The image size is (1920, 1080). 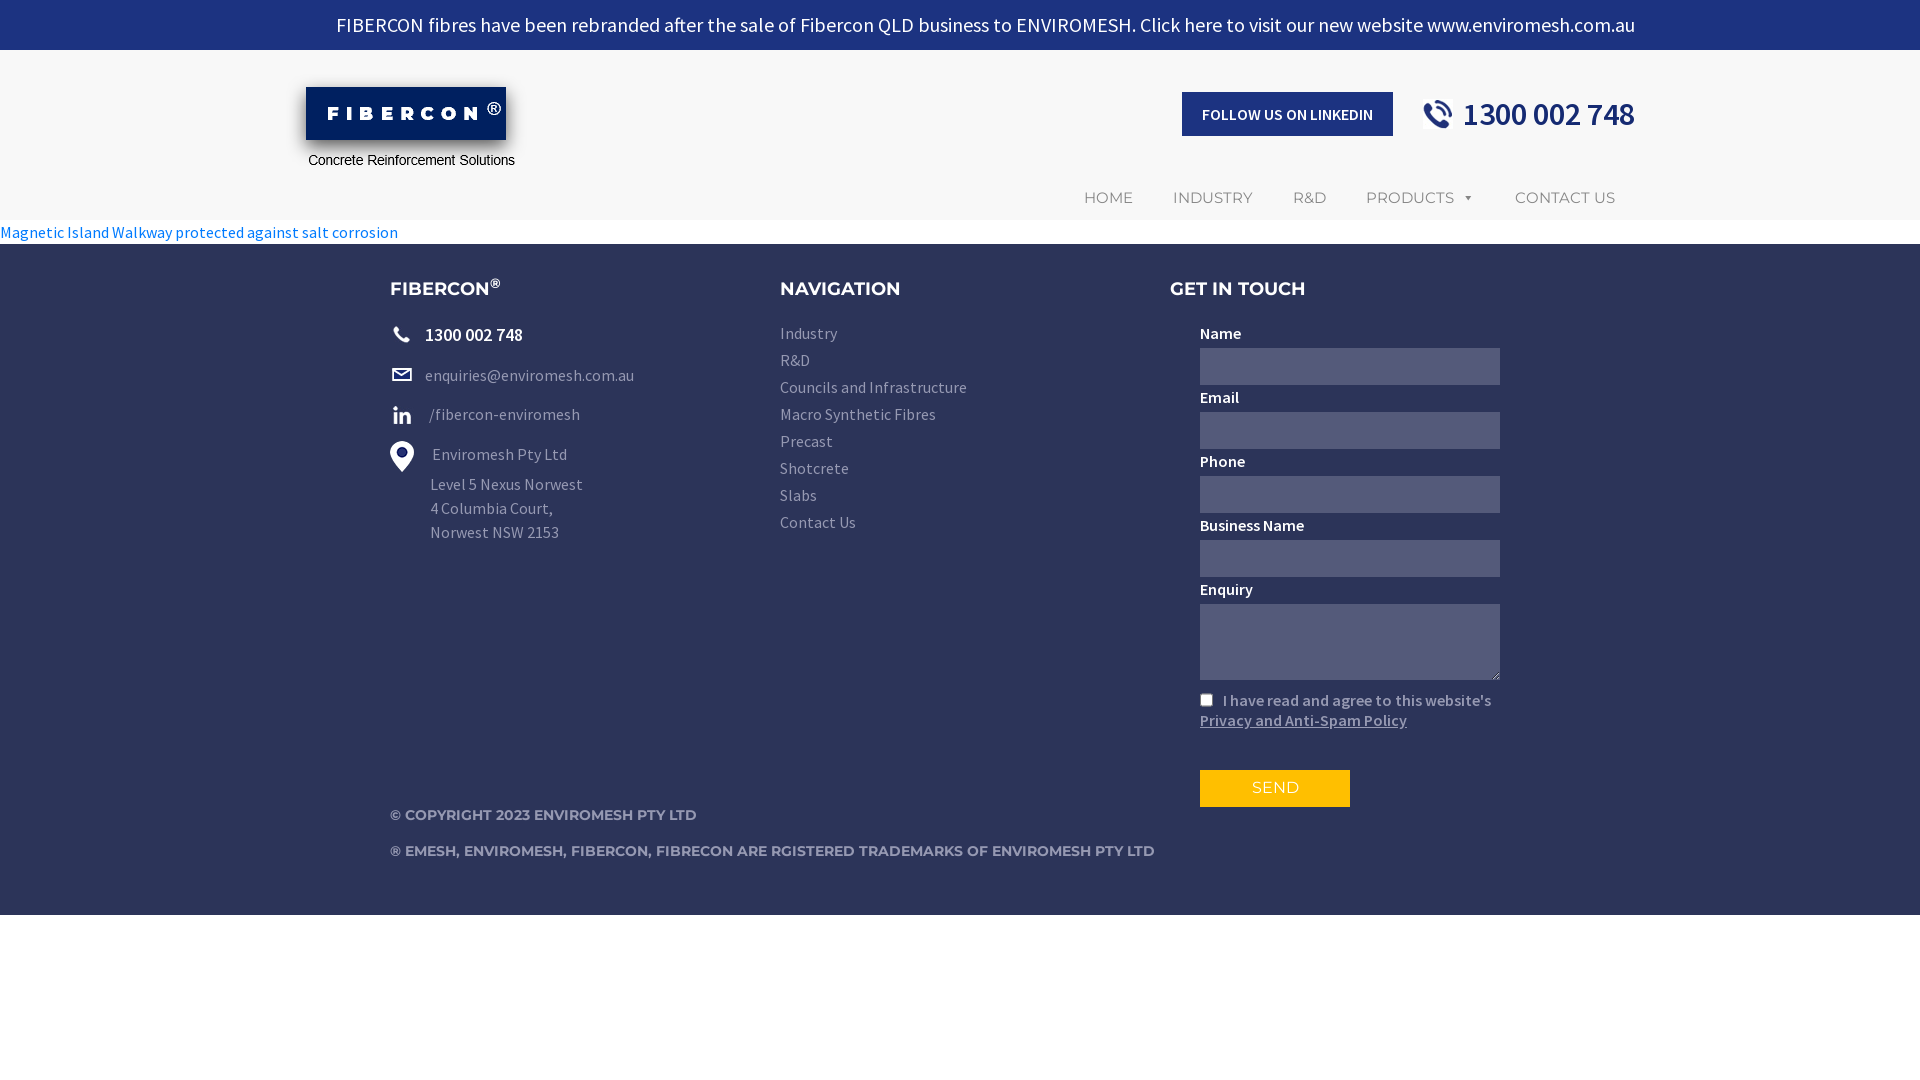 What do you see at coordinates (512, 374) in the screenshot?
I see `'enquiries@enviromesh.com.au'` at bounding box center [512, 374].